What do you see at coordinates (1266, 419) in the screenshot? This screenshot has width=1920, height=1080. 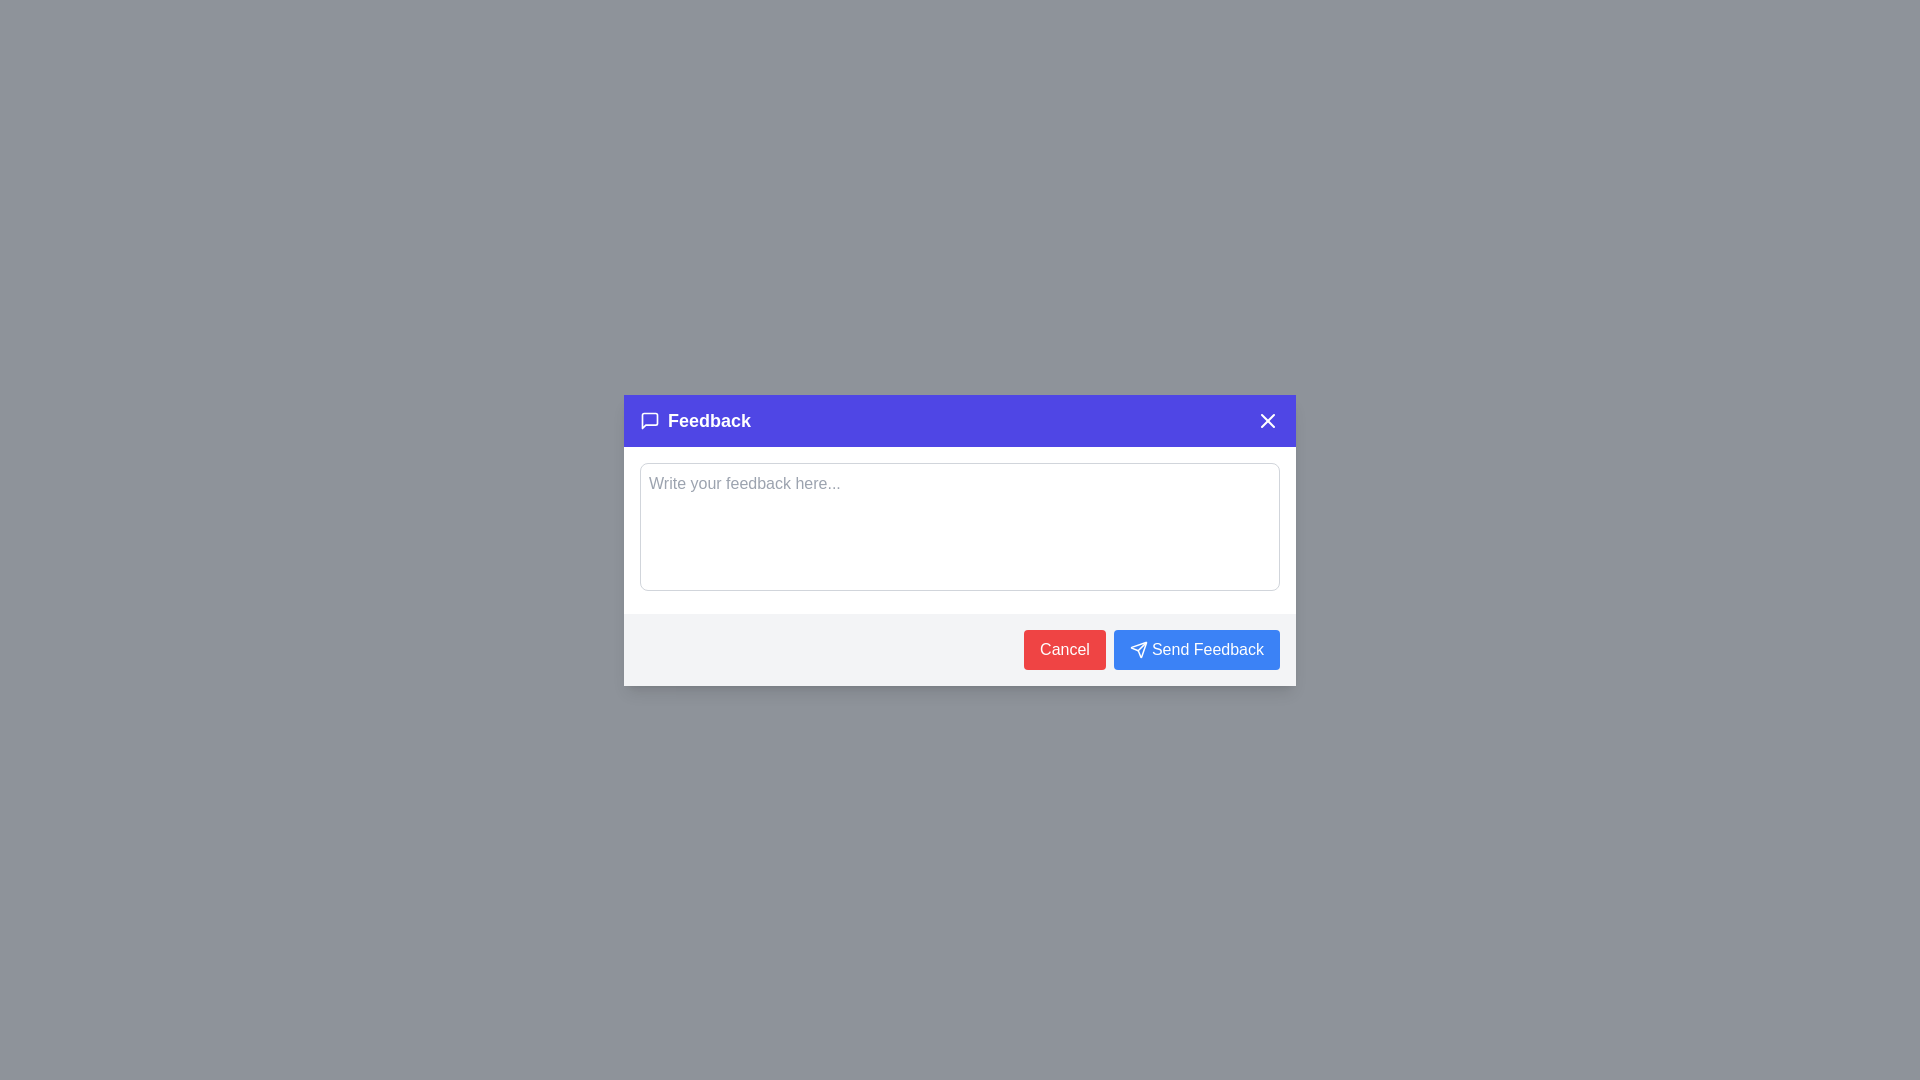 I see `the close button (X) in the top-right corner of the feedback dialog` at bounding box center [1266, 419].